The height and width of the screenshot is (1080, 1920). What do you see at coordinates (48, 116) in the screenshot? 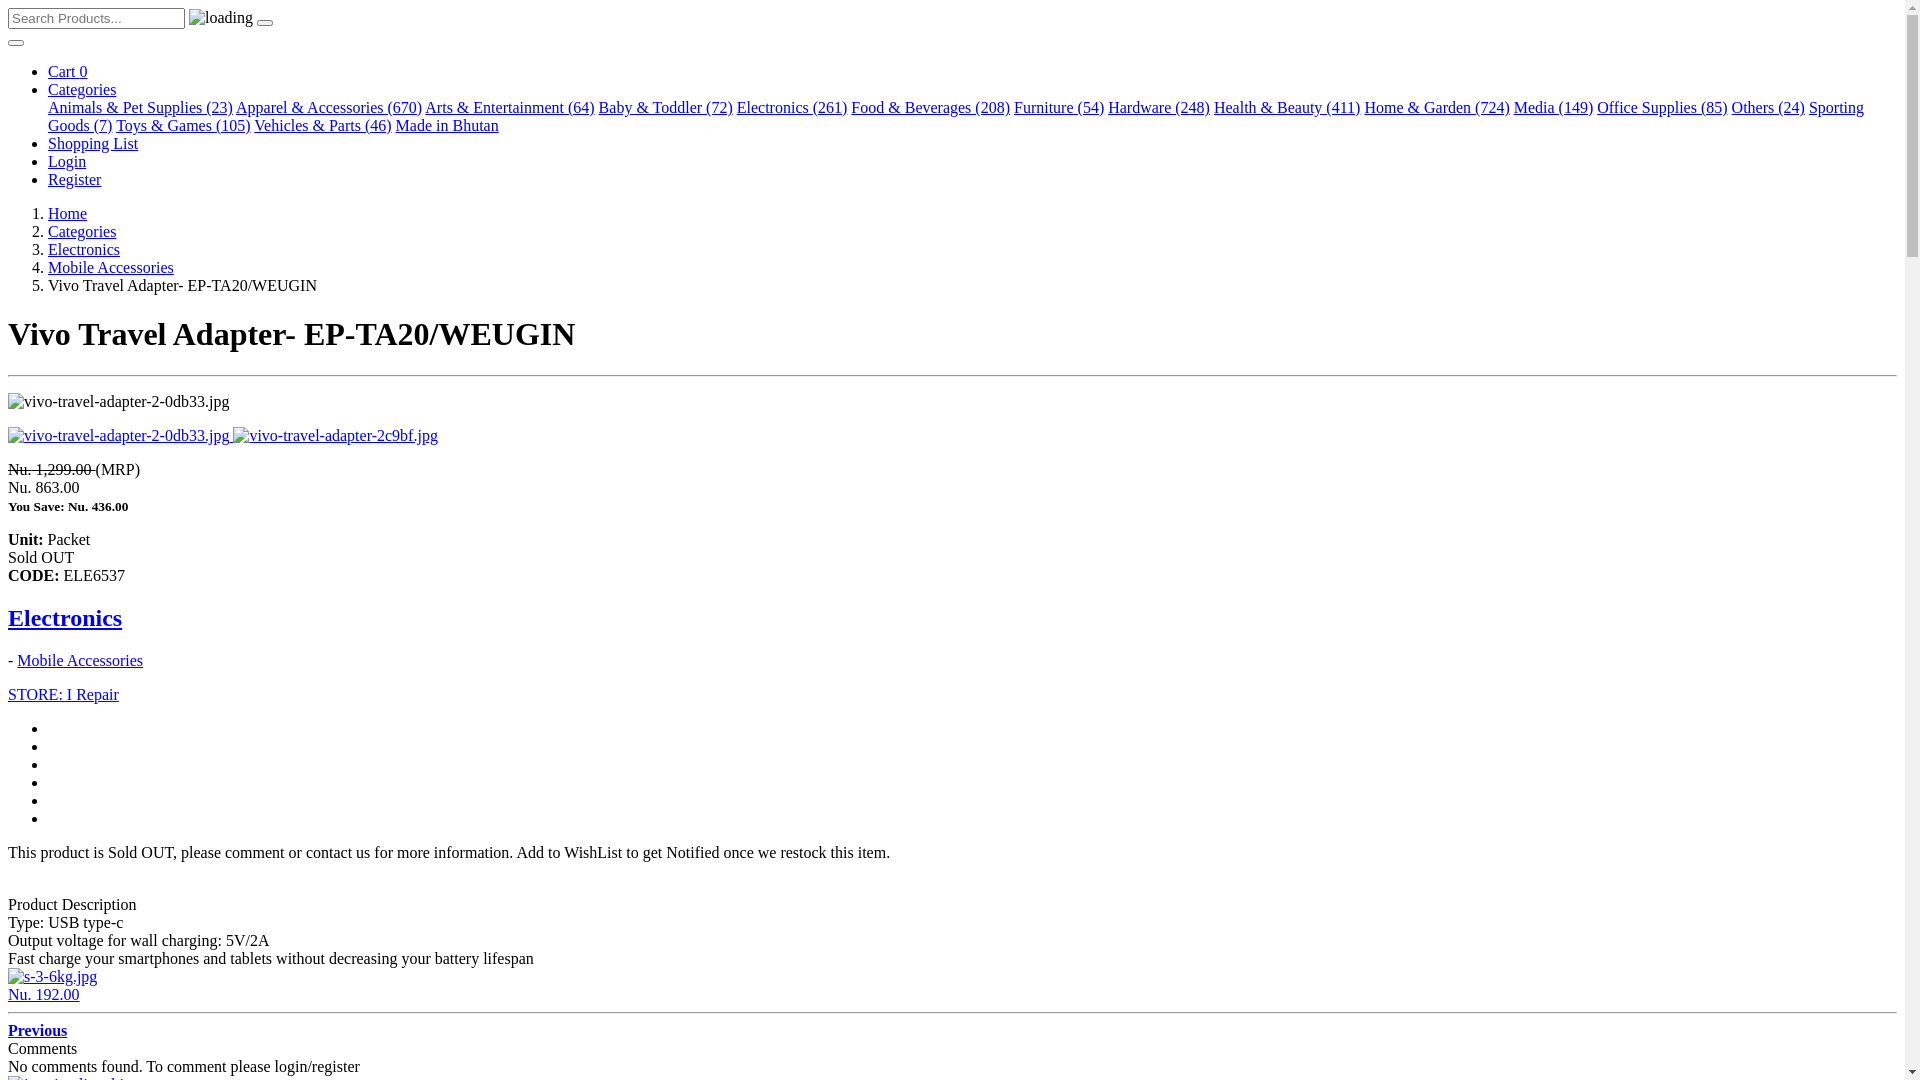
I see `'Sporting Goods (7)'` at bounding box center [48, 116].